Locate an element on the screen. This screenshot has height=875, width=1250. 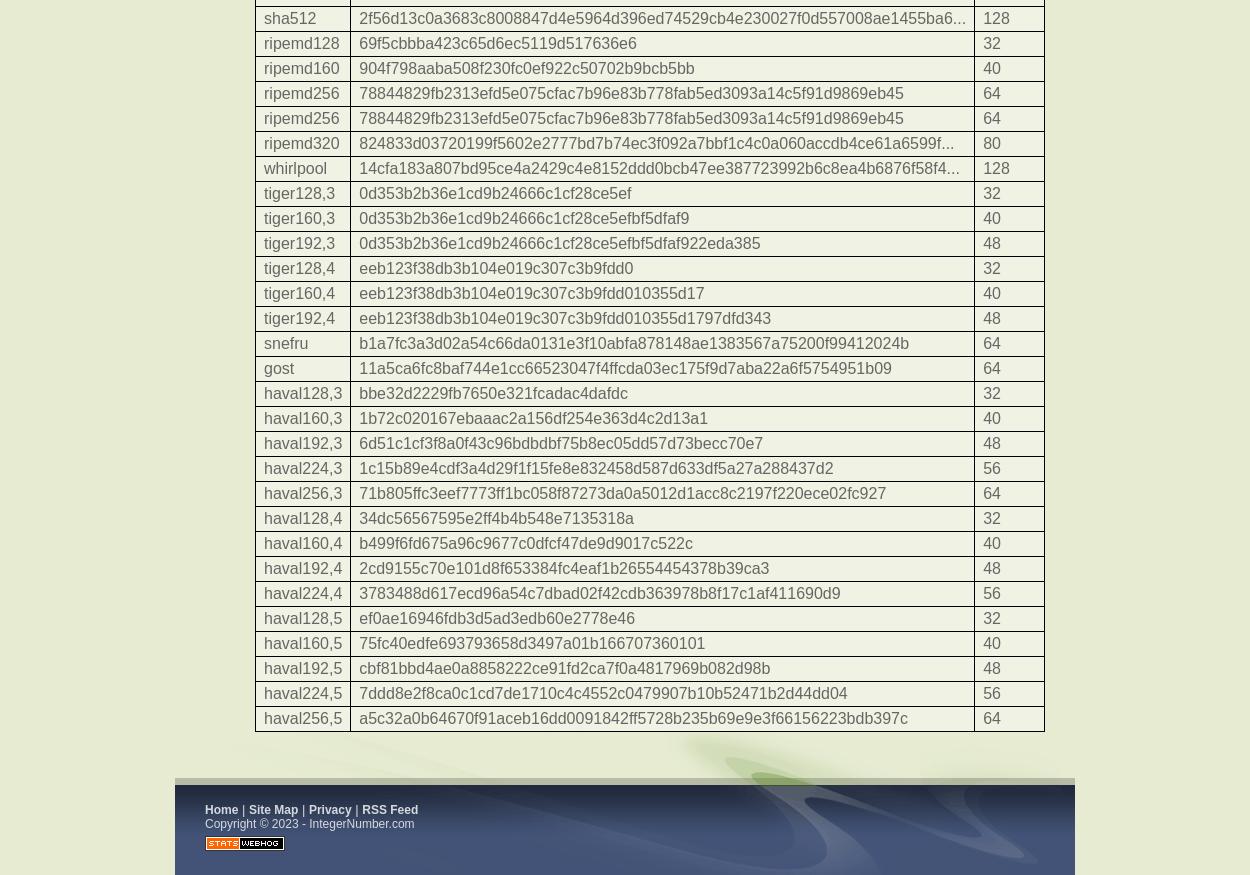
'Privacy' is located at coordinates (308, 808).